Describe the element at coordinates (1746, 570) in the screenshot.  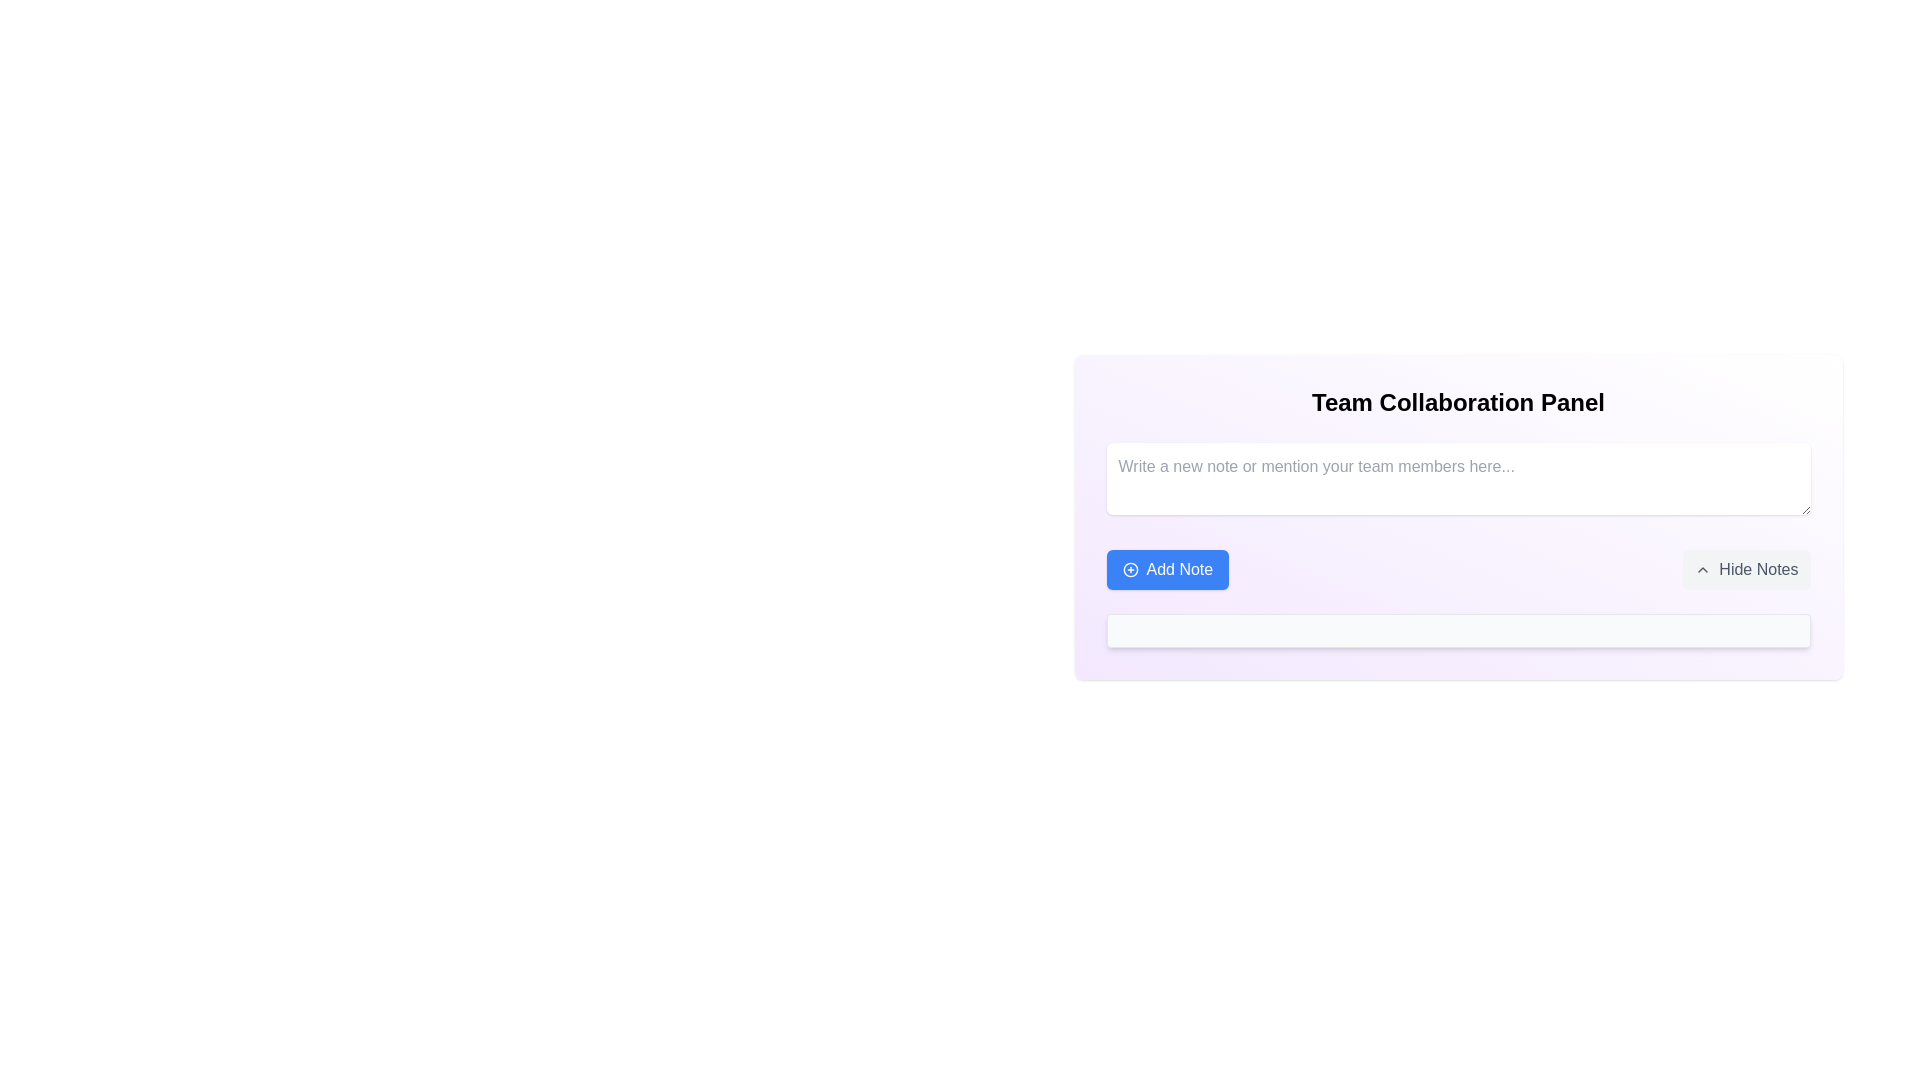
I see `the 'Hide Notes' button` at that location.